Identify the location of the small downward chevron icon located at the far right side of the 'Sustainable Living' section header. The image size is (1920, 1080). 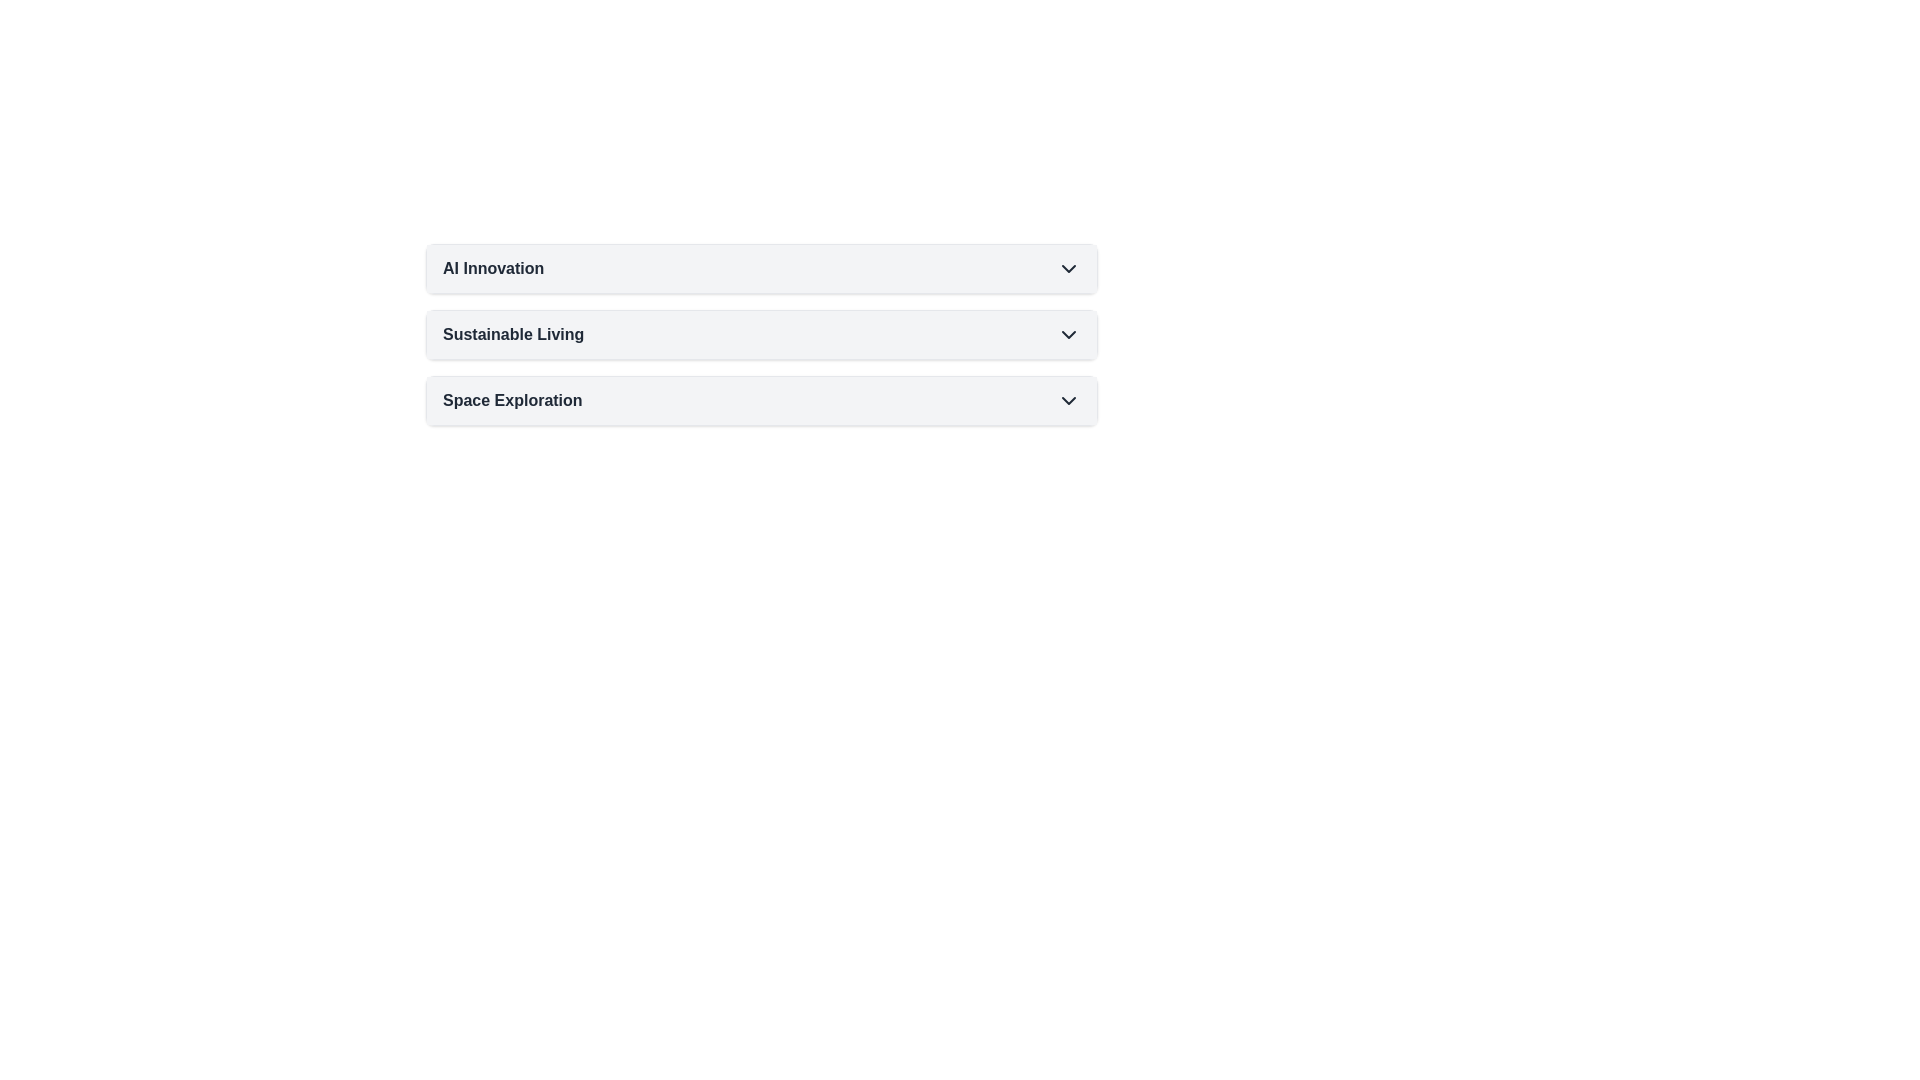
(1068, 334).